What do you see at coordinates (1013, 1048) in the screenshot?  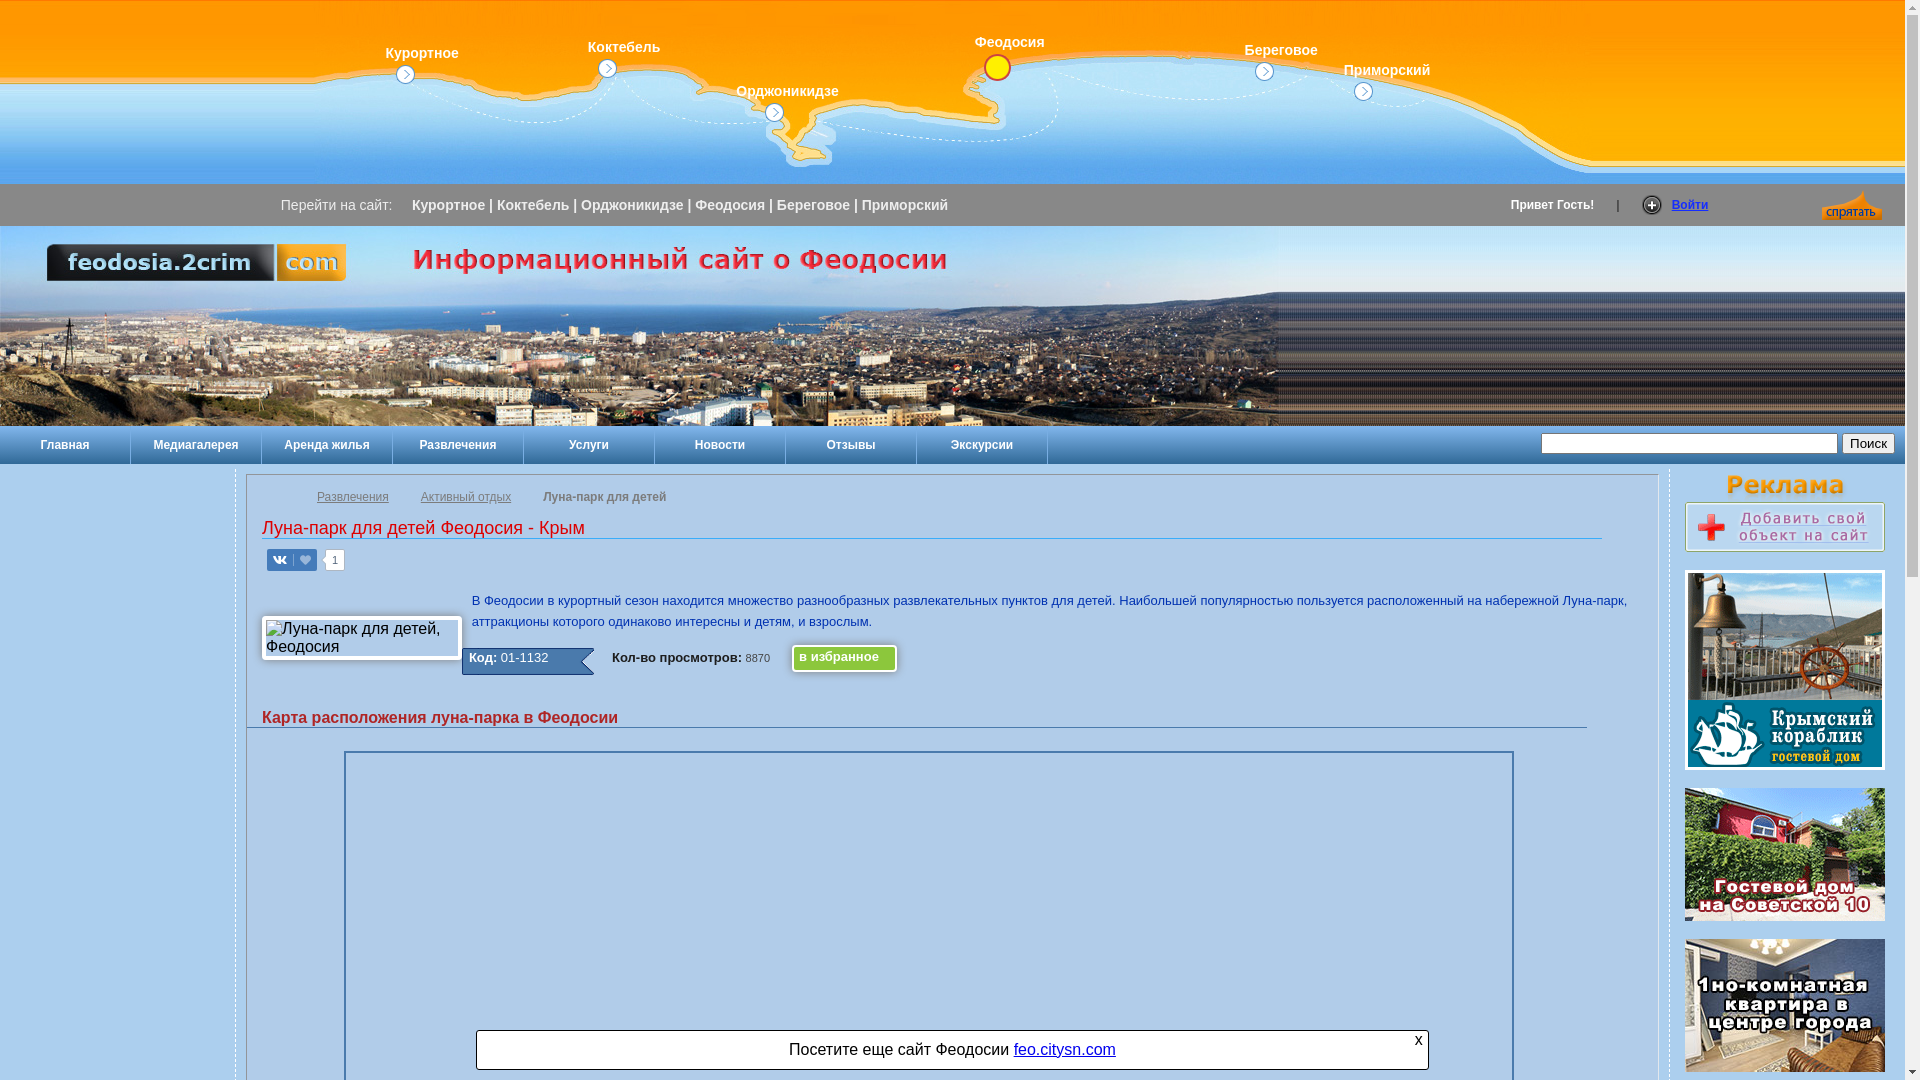 I see `'feo.citysn.com'` at bounding box center [1013, 1048].